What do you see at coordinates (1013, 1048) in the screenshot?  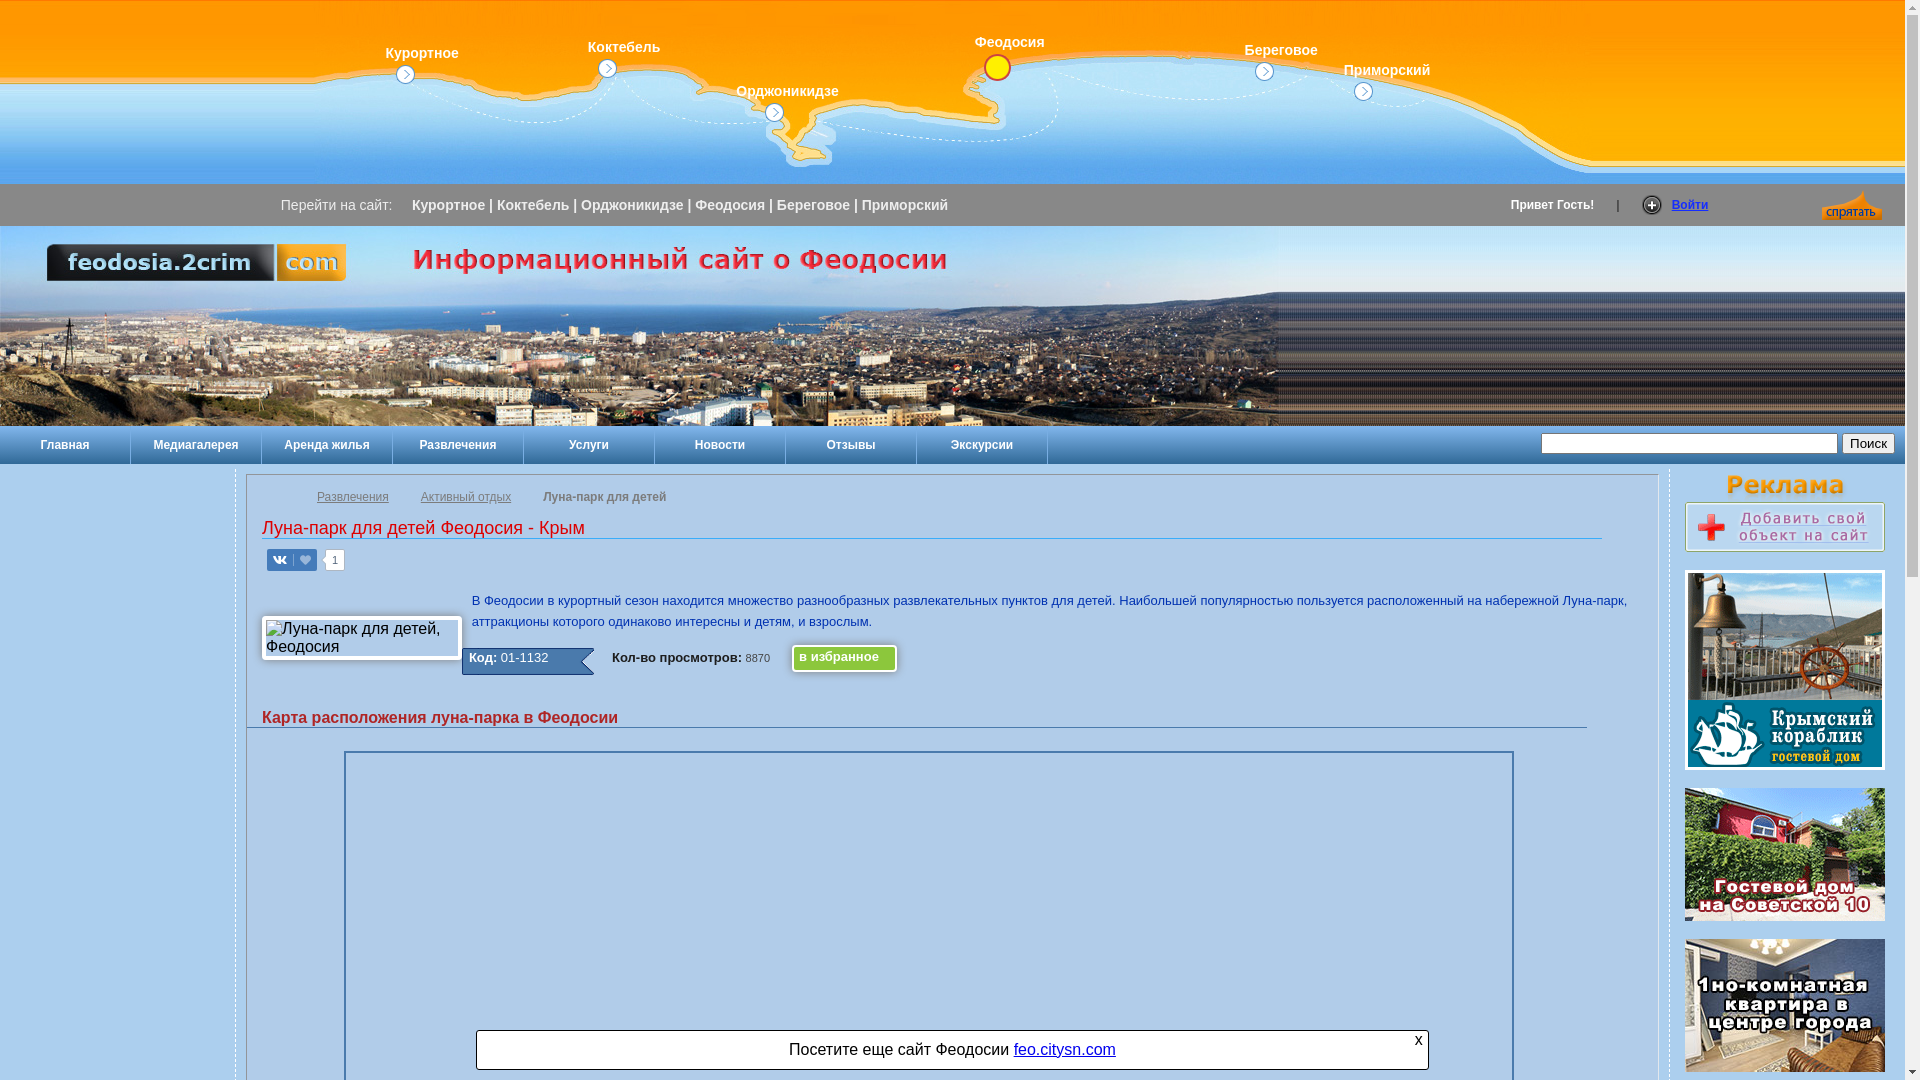 I see `'feo.citysn.com'` at bounding box center [1013, 1048].